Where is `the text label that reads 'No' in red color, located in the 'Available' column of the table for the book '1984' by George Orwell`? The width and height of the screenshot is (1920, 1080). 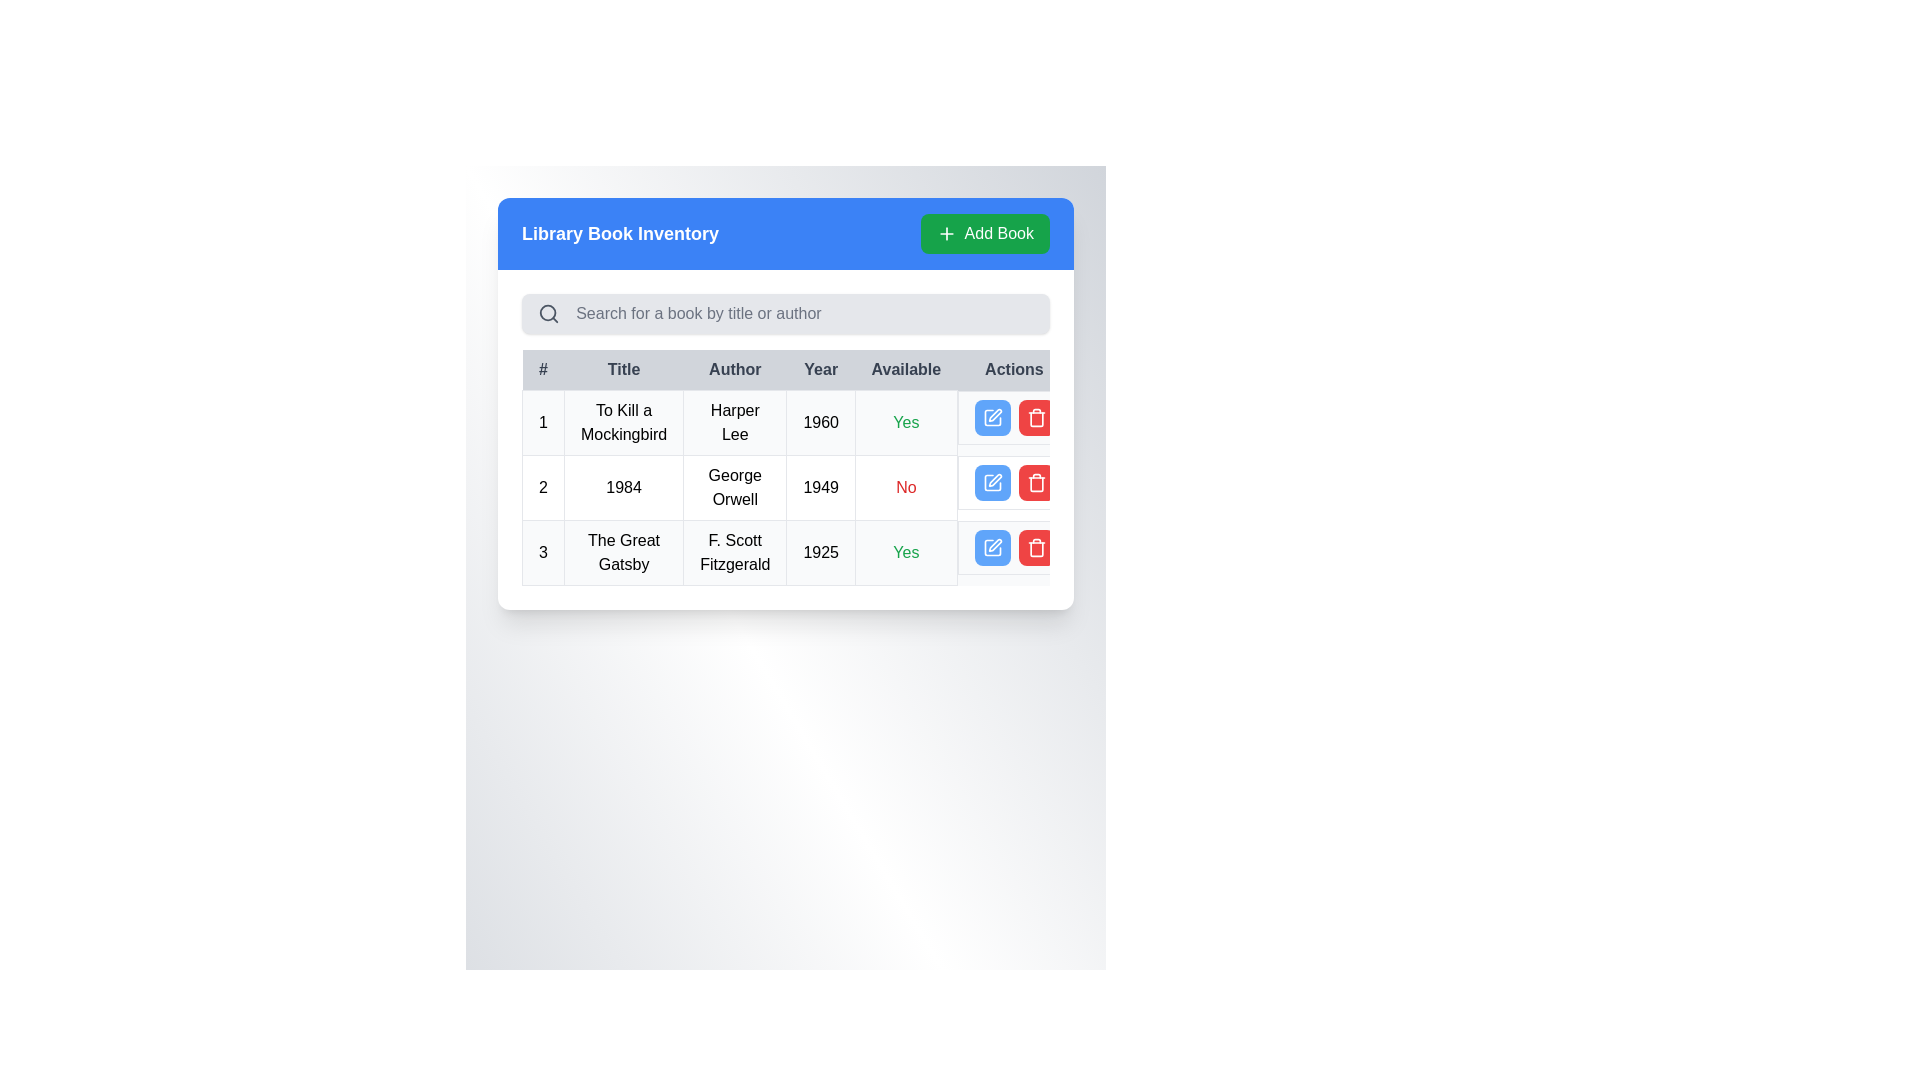
the text label that reads 'No' in red color, located in the 'Available' column of the table for the book '1984' by George Orwell is located at coordinates (905, 488).